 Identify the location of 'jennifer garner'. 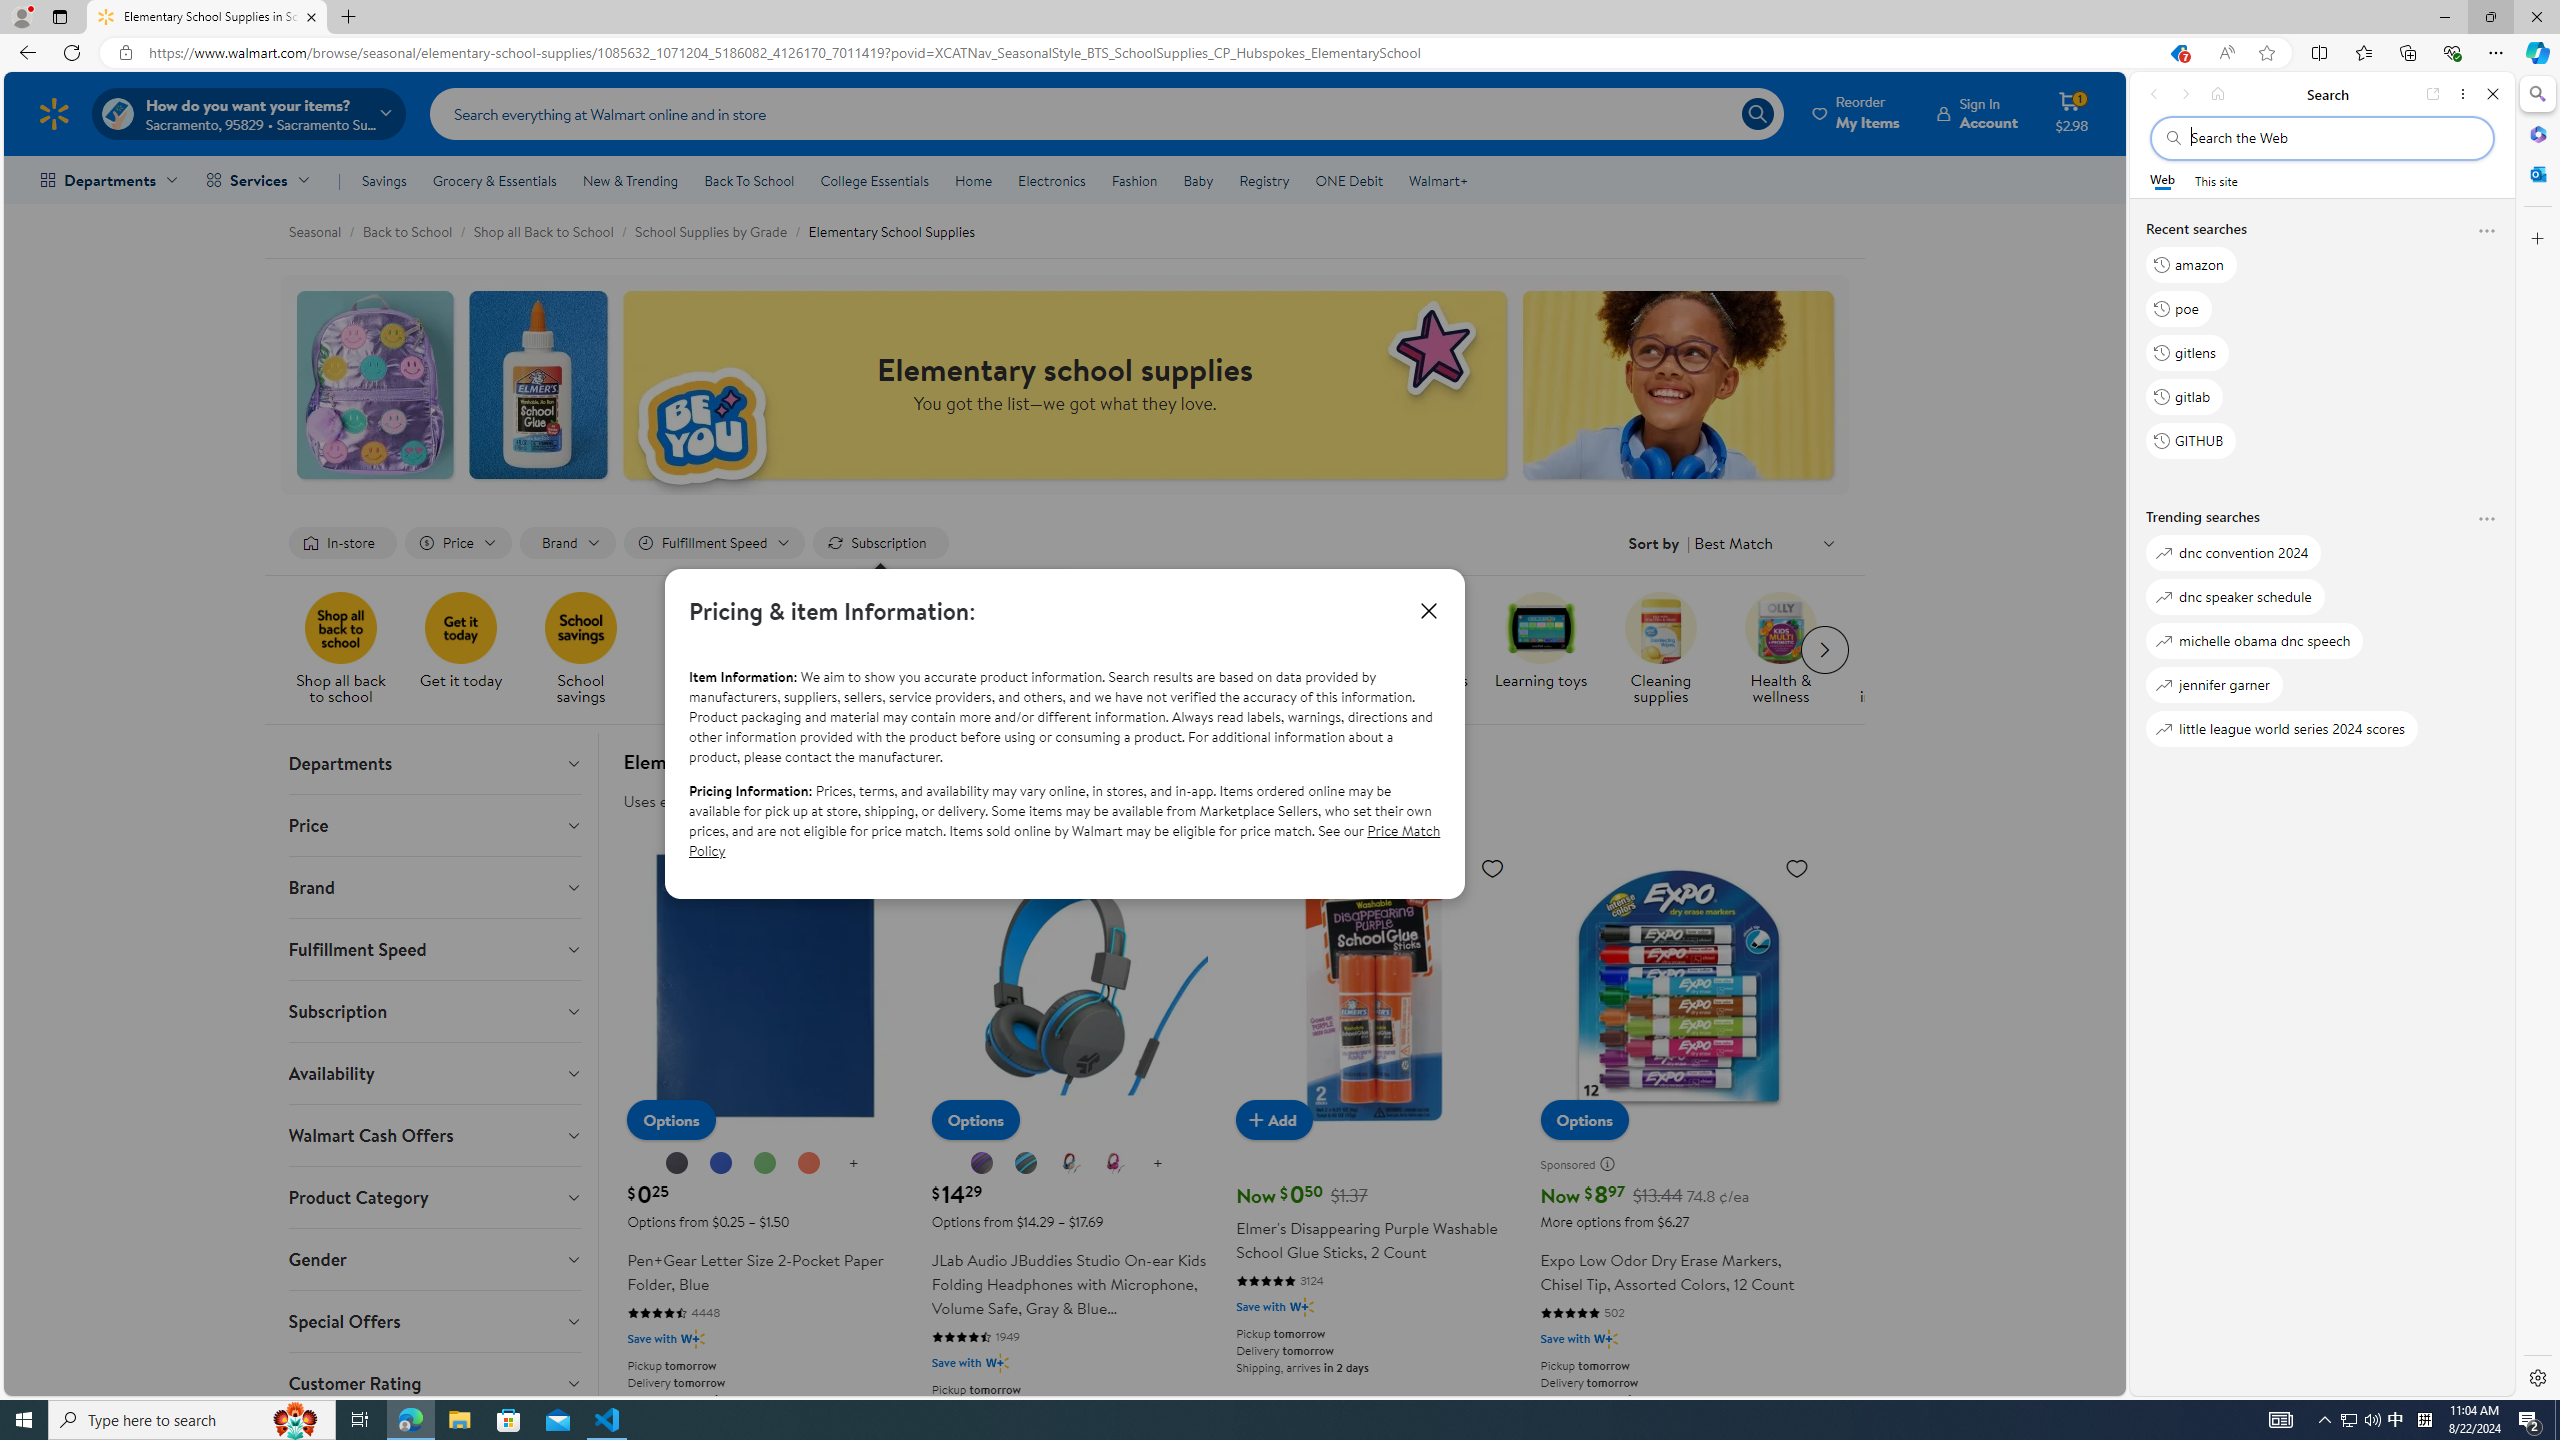
(2213, 683).